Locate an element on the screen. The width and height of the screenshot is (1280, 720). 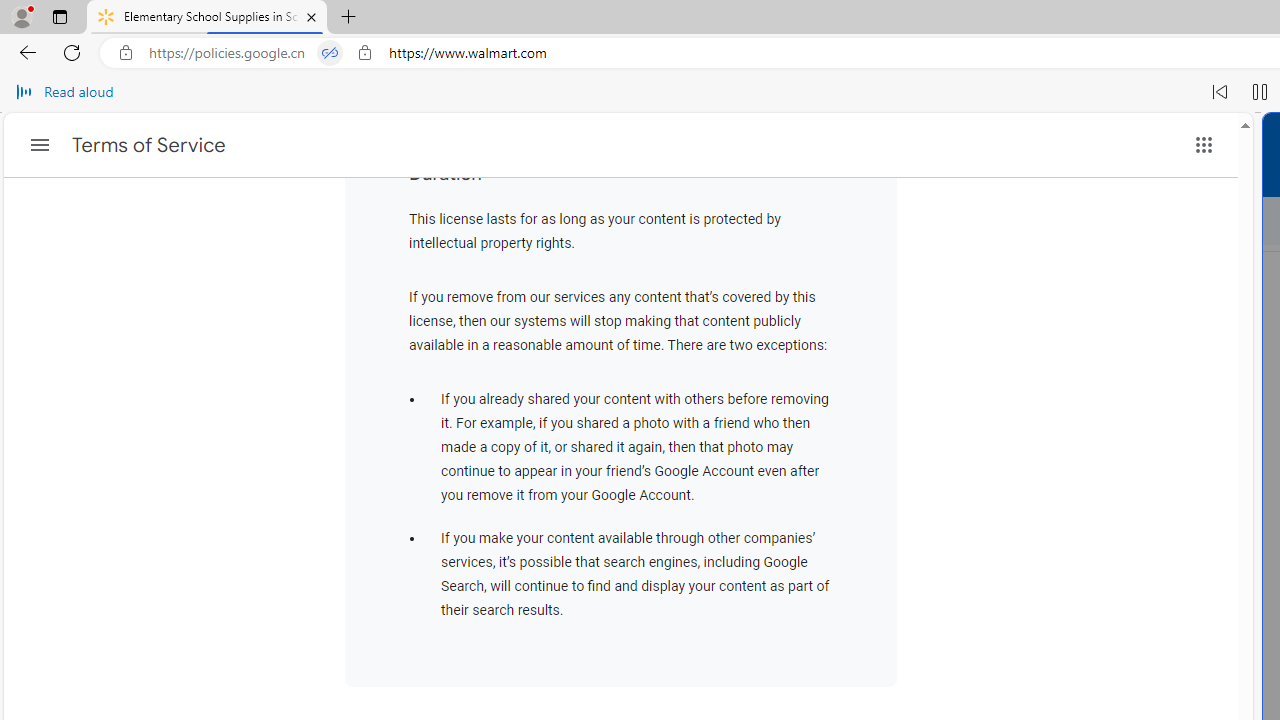
'Tabs in split screen' is located at coordinates (330, 52).